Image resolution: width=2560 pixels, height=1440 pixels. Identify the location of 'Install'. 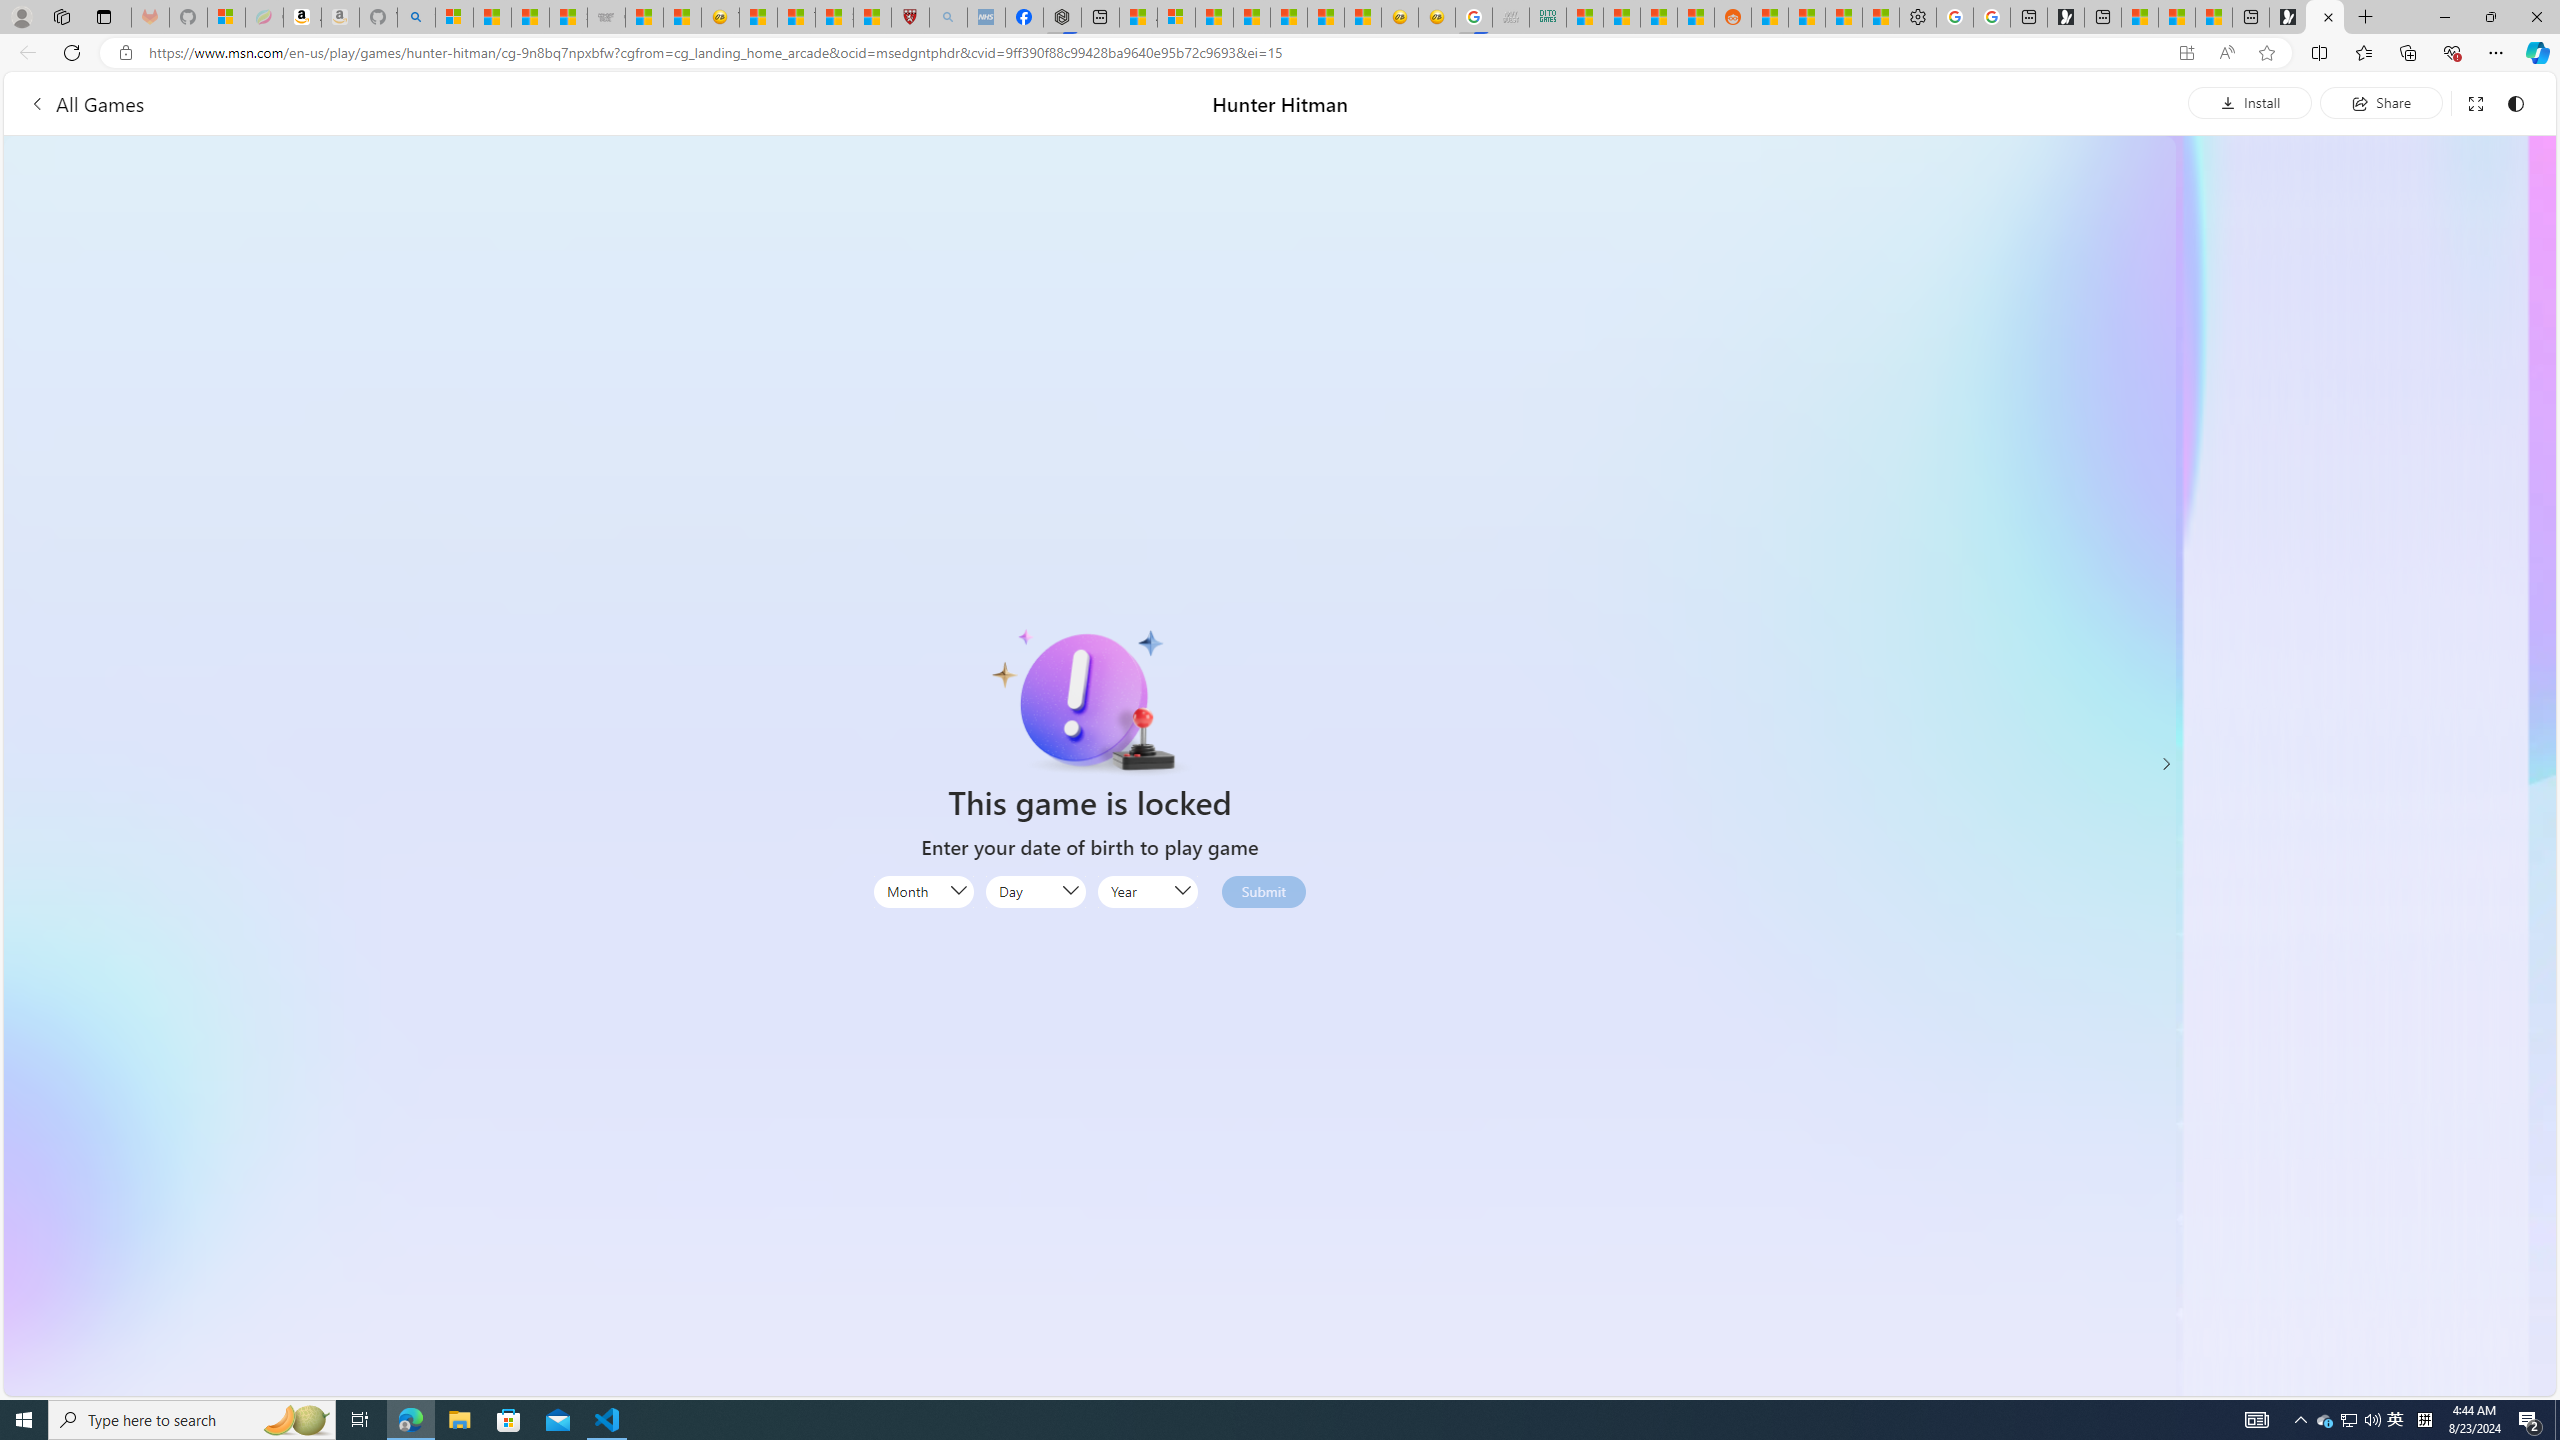
(2250, 102).